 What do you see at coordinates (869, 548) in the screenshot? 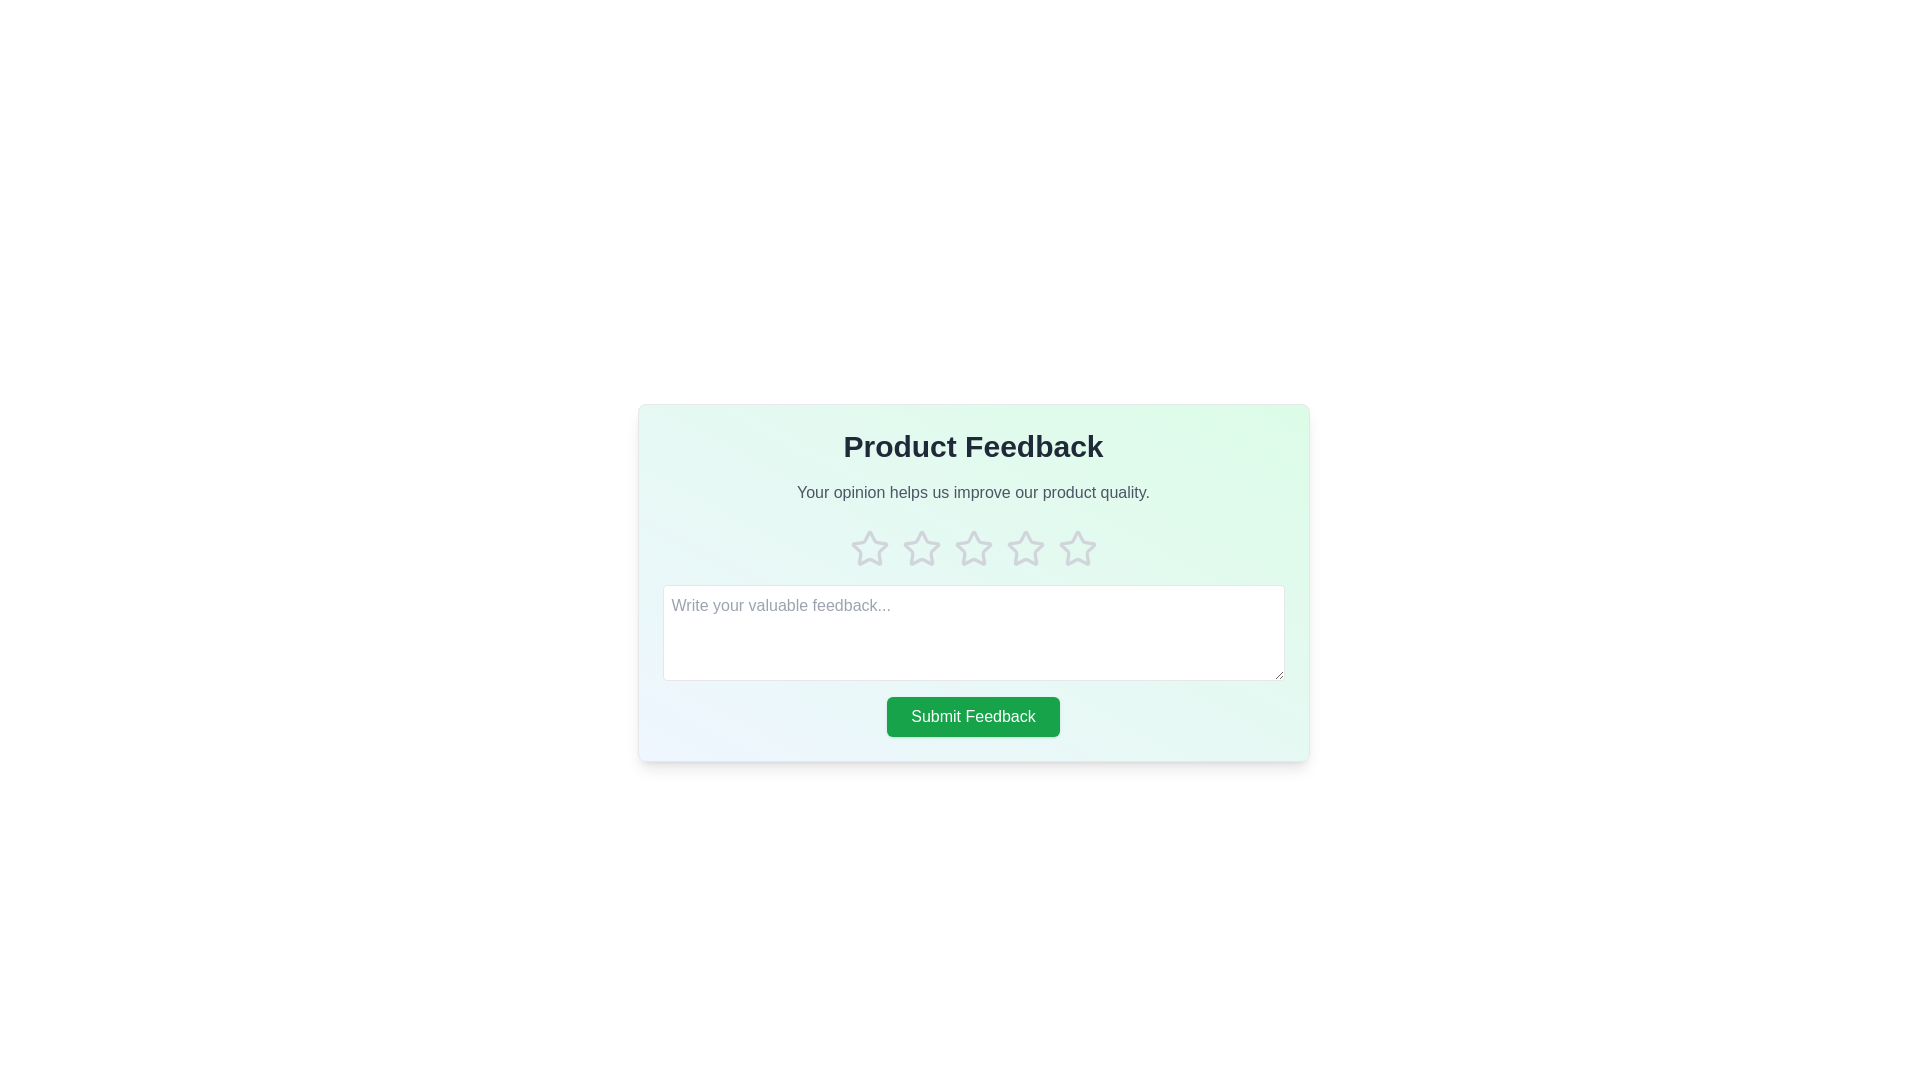
I see `the first star icon in the rating option section, which is styled with a light gray color and has a hollow center, located below the feedback prompt` at bounding box center [869, 548].